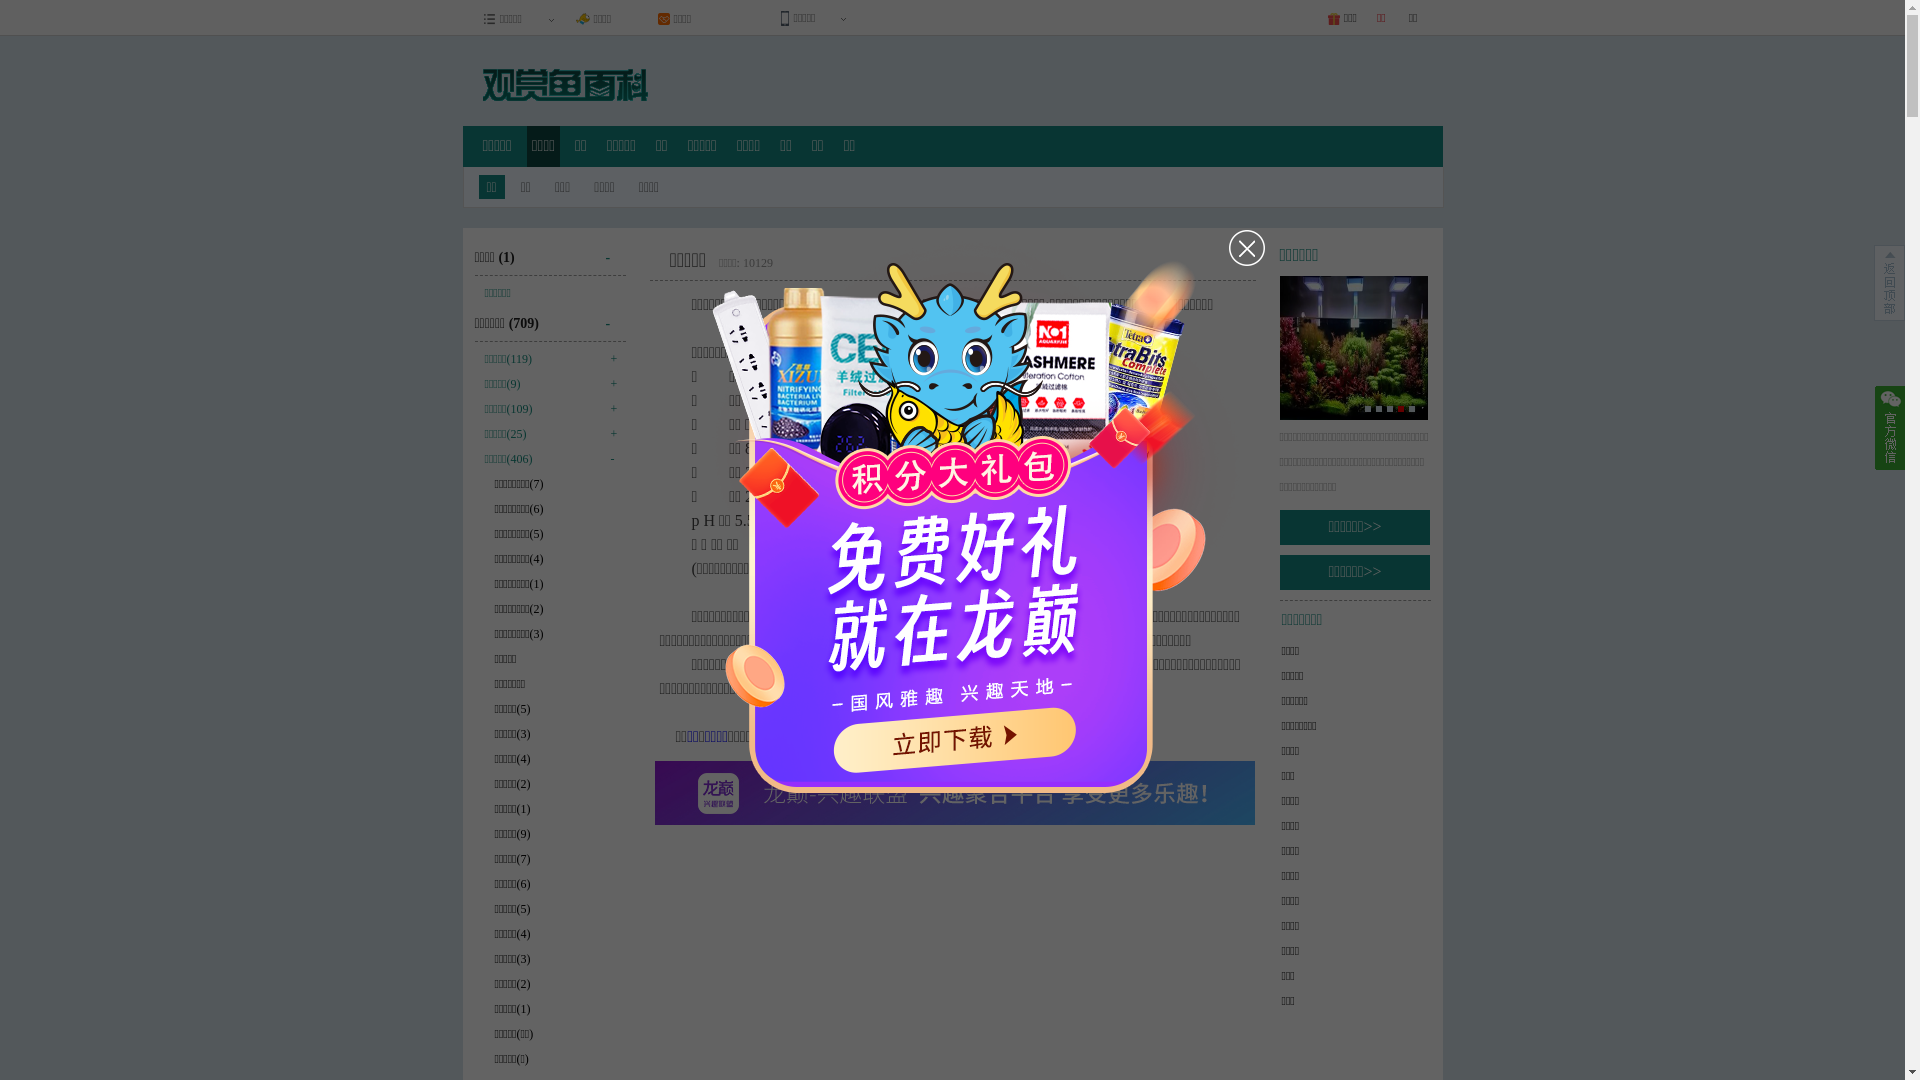 The width and height of the screenshot is (1920, 1080). I want to click on '-', so click(608, 456).